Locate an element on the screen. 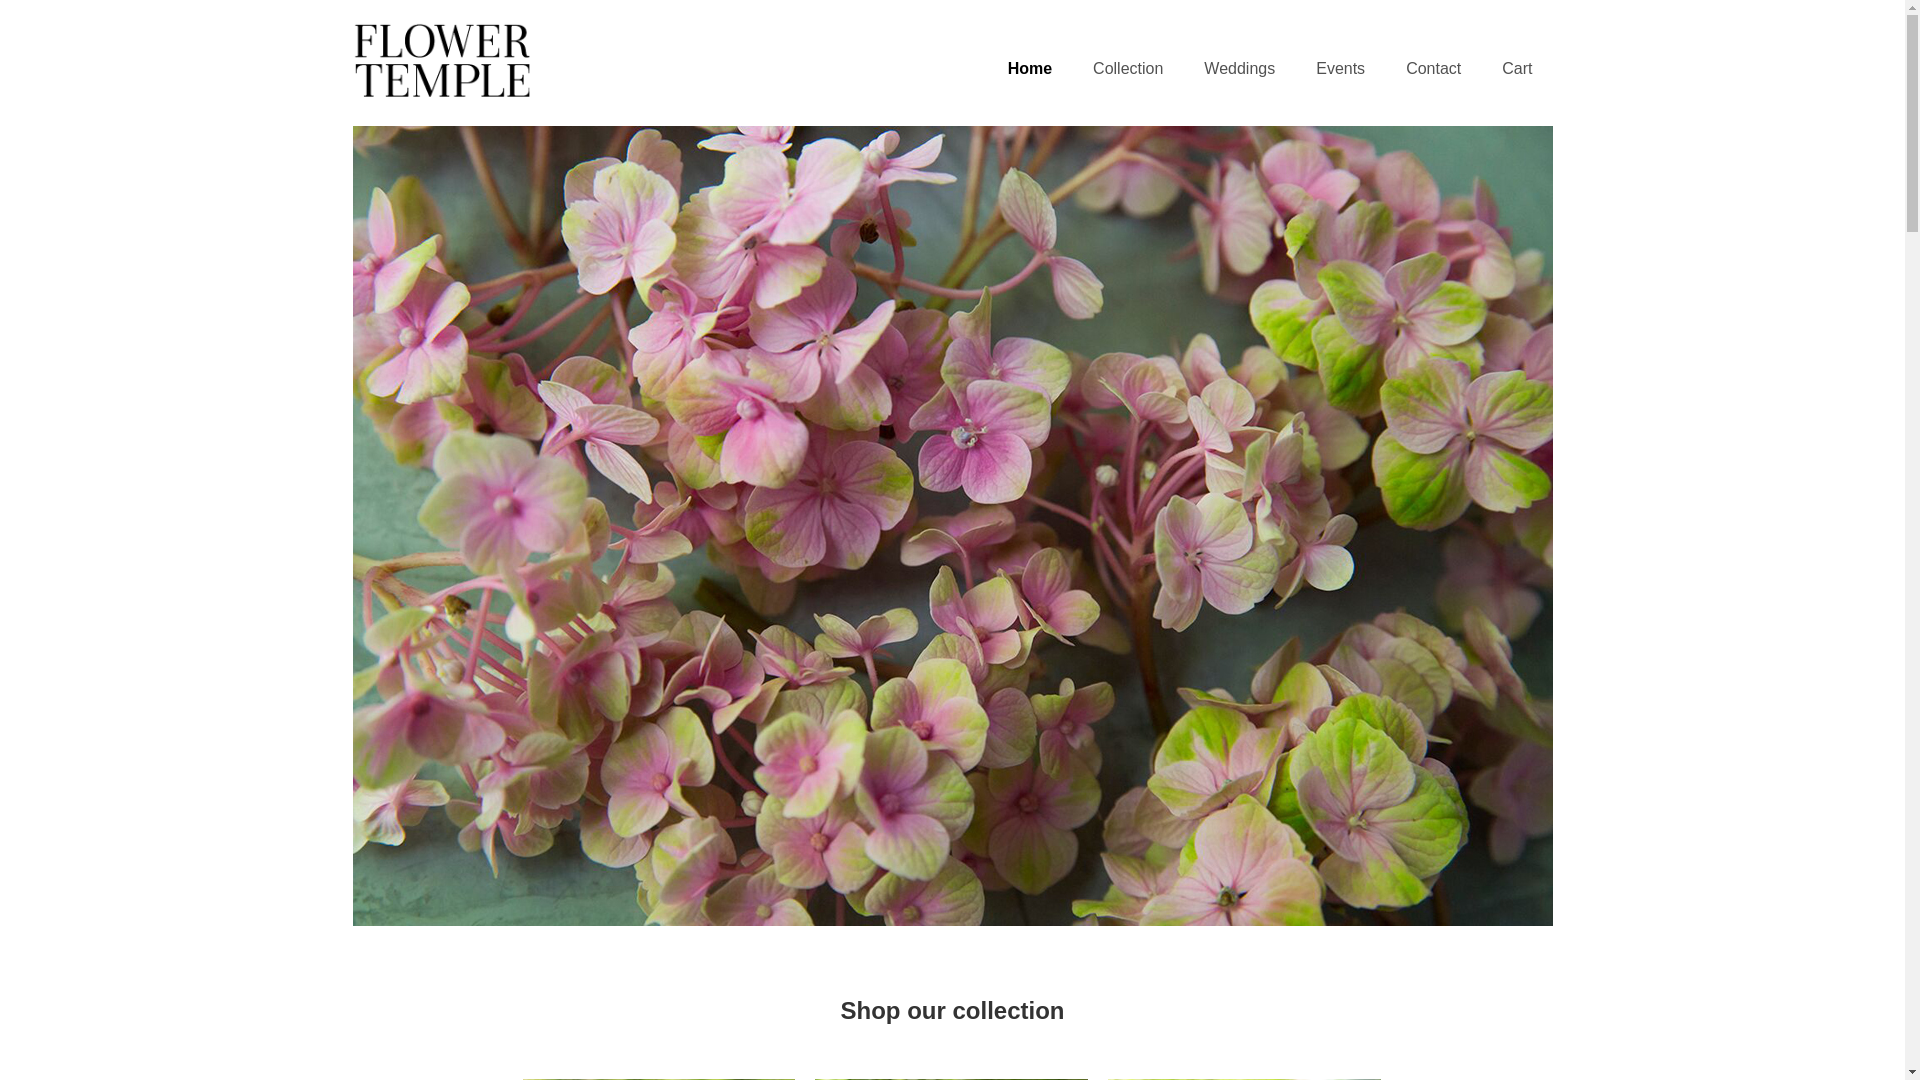 This screenshot has height=1080, width=1920. 'Events' is located at coordinates (1340, 69).